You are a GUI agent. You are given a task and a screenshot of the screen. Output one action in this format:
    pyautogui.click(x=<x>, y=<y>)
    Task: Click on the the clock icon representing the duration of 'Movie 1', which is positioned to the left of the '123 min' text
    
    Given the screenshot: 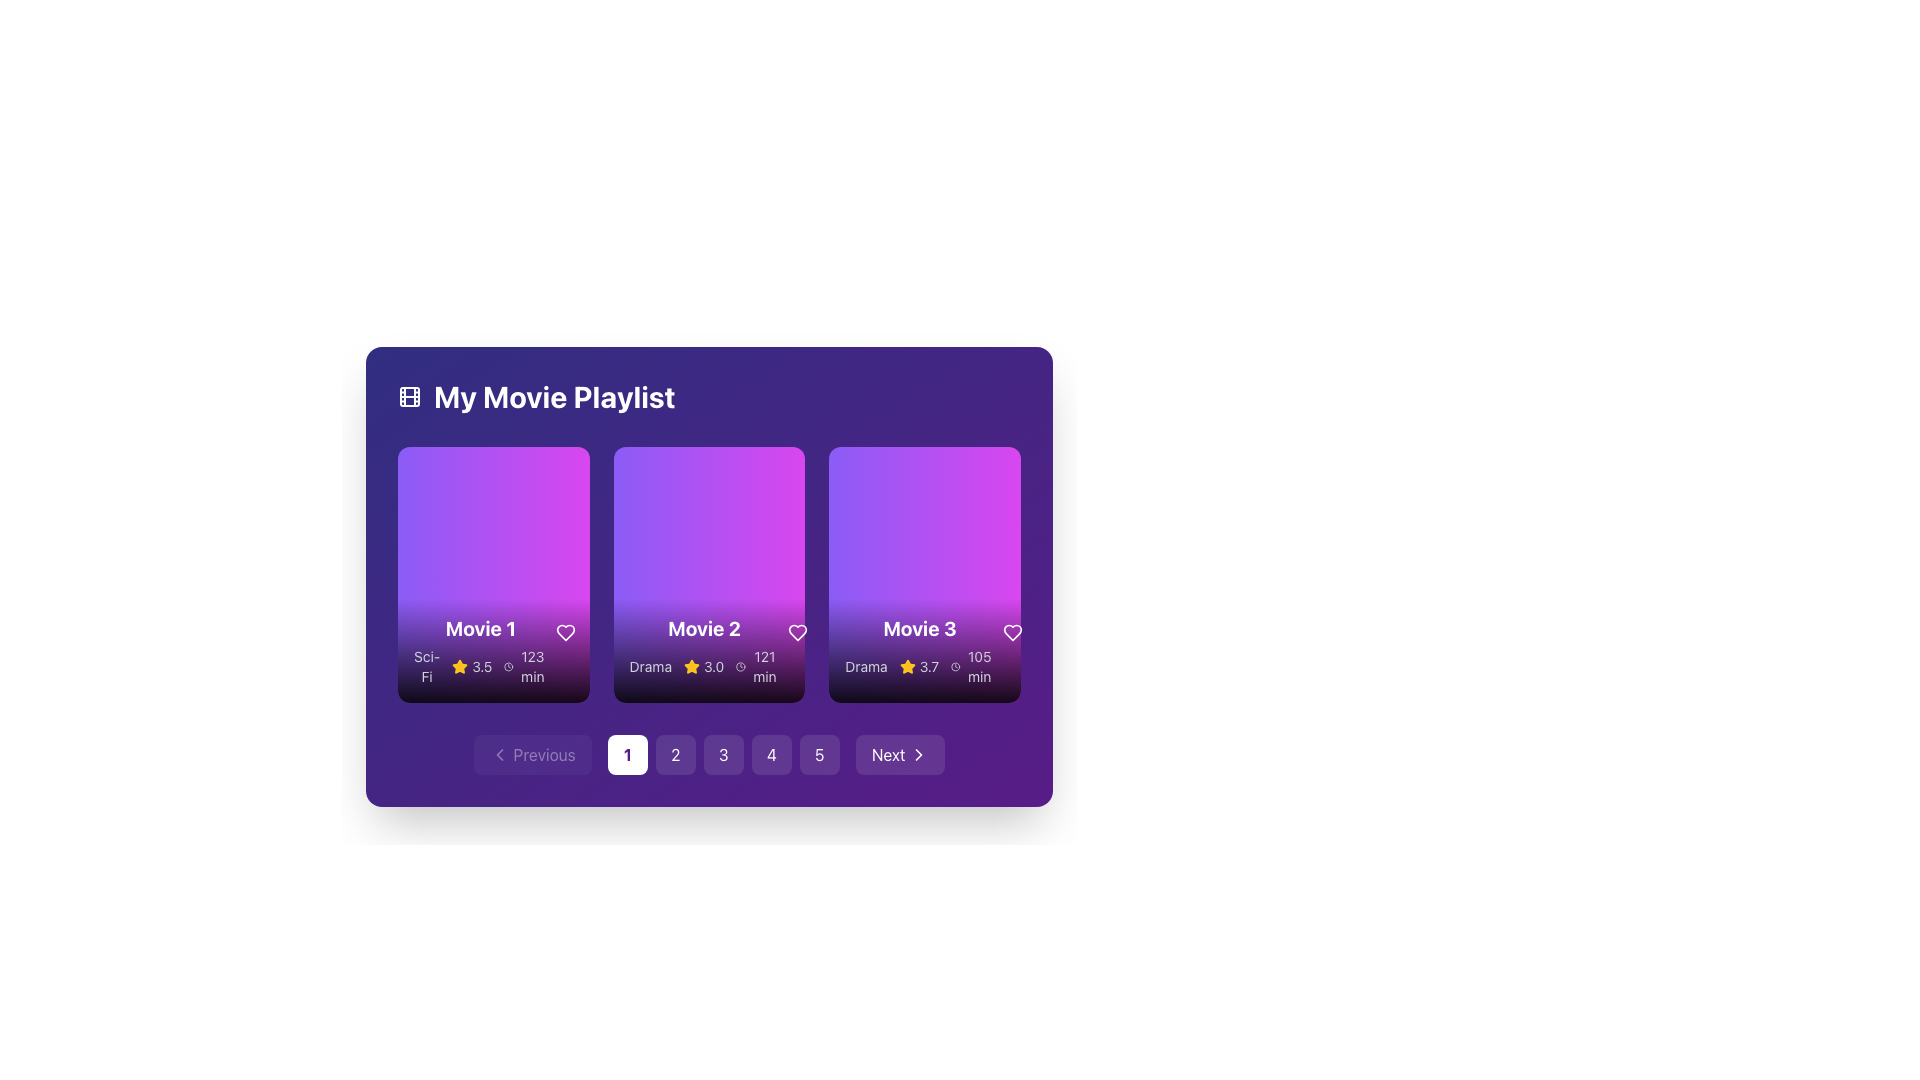 What is the action you would take?
    pyautogui.click(x=509, y=667)
    